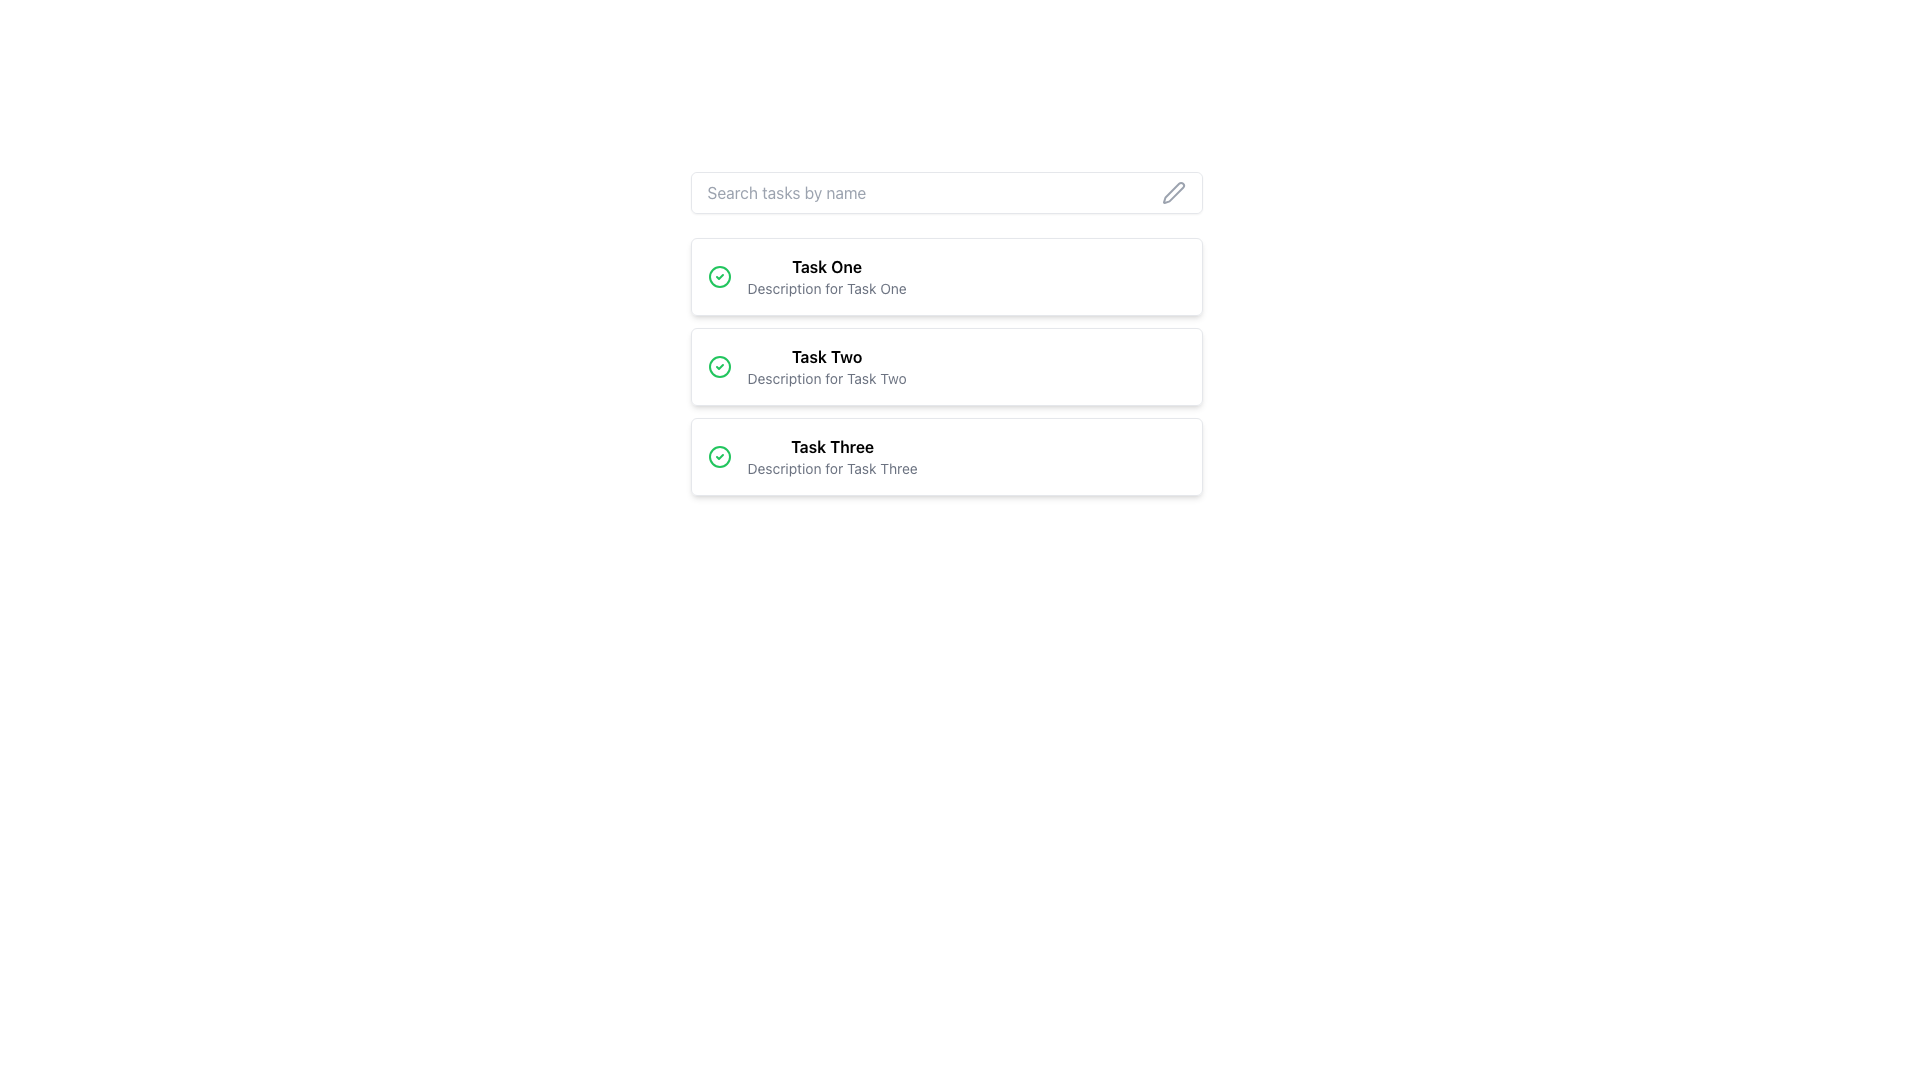 The width and height of the screenshot is (1920, 1080). I want to click on the interactive icon button for editing actions related to the search bar's content, positioned at the far right end of the search input bar, so click(1173, 192).